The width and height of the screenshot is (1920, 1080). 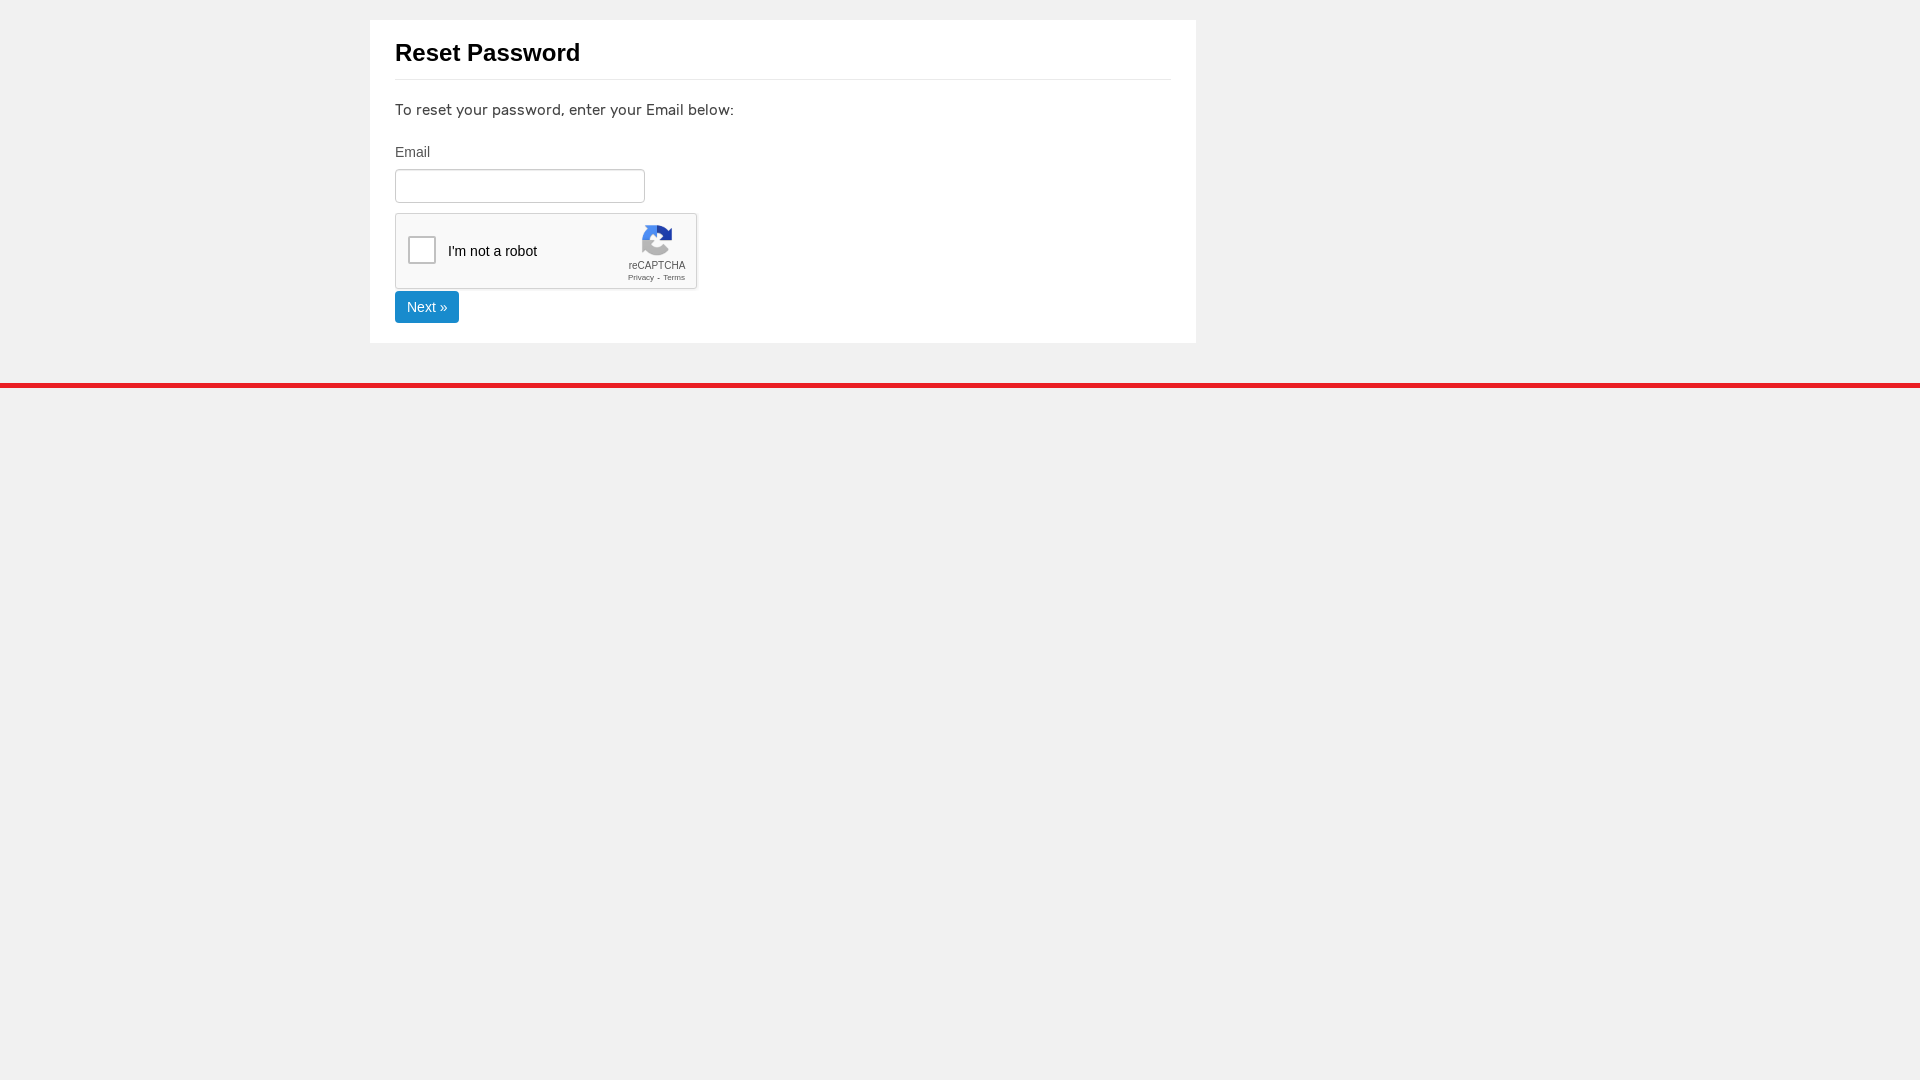 What do you see at coordinates (547, 250) in the screenshot?
I see `'reCAPTCHA'` at bounding box center [547, 250].